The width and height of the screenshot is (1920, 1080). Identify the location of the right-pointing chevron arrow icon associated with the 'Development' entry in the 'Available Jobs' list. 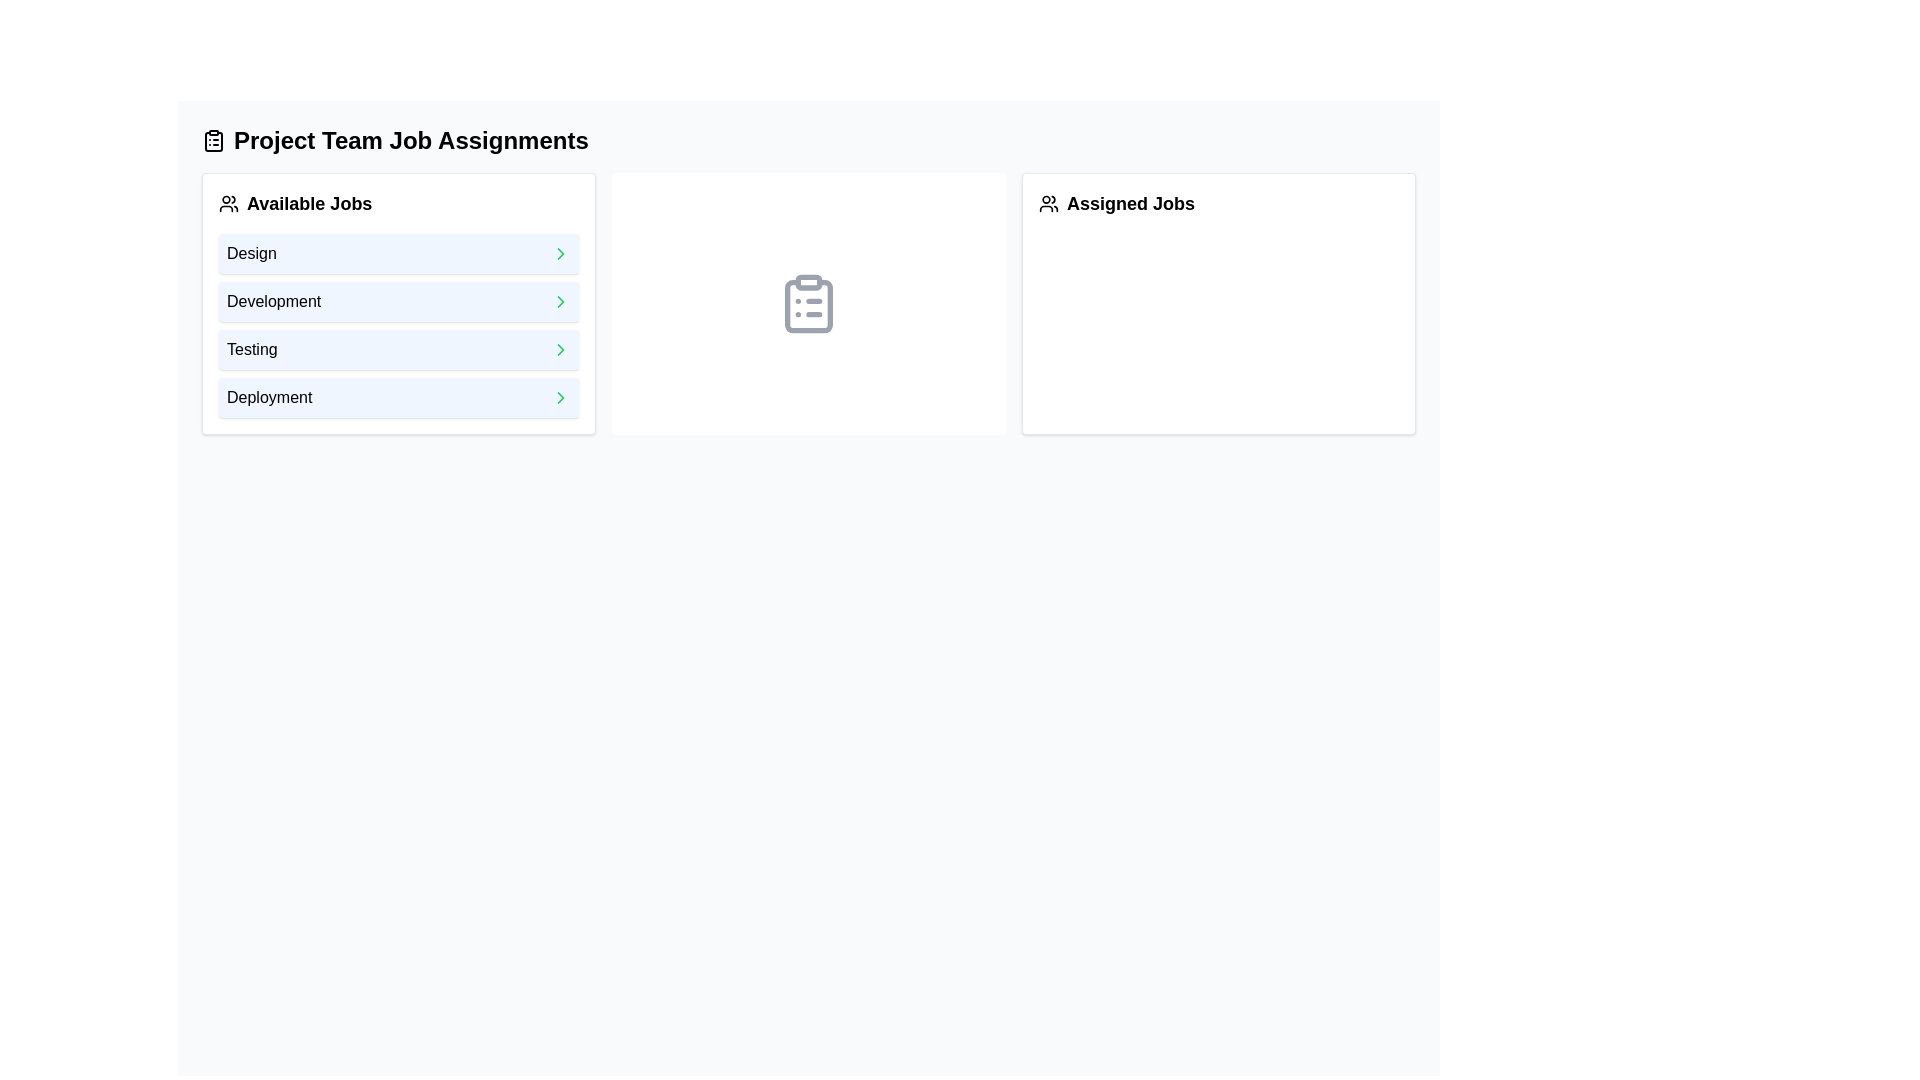
(560, 301).